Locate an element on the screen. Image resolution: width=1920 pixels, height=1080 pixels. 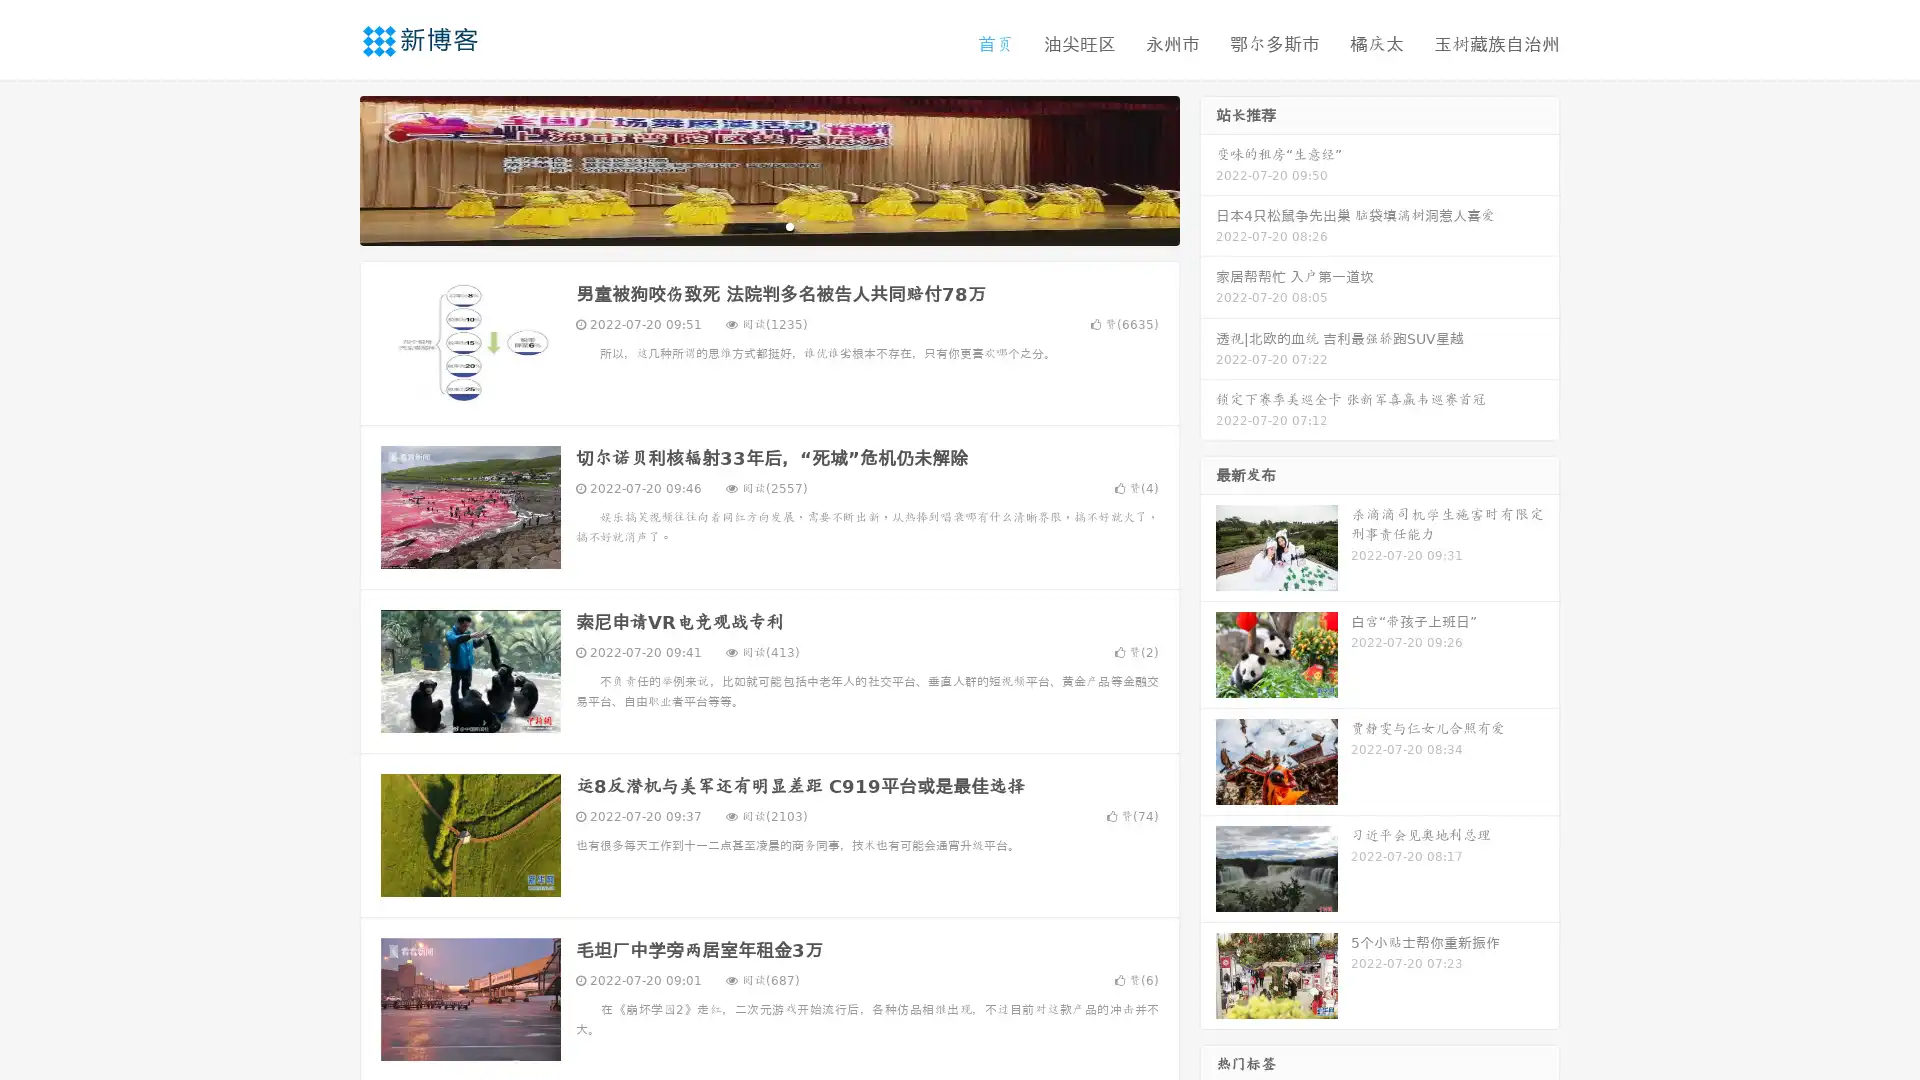
Previous slide is located at coordinates (330, 168).